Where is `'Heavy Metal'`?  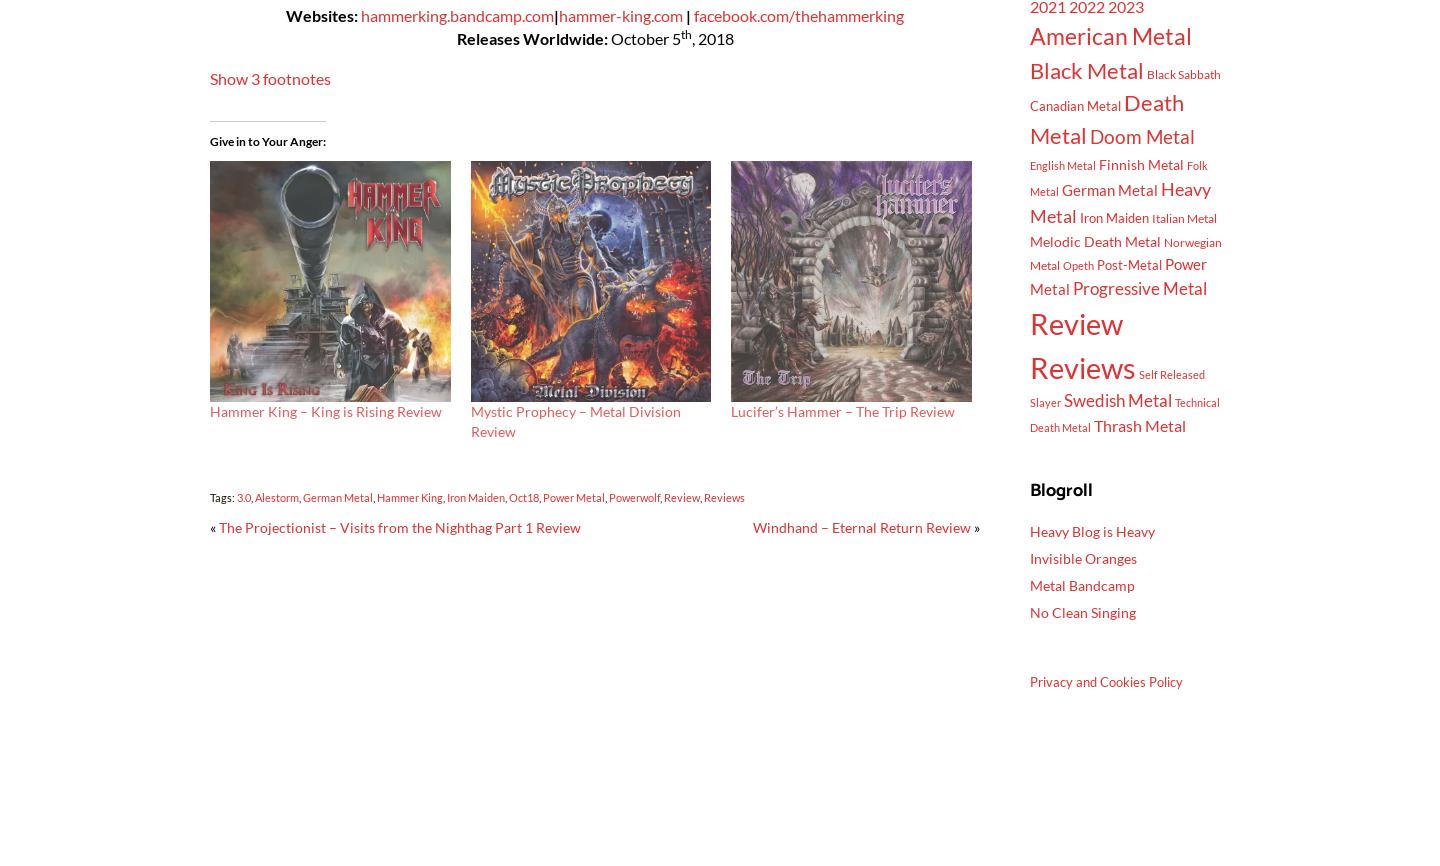
'Heavy Metal' is located at coordinates (1119, 201).